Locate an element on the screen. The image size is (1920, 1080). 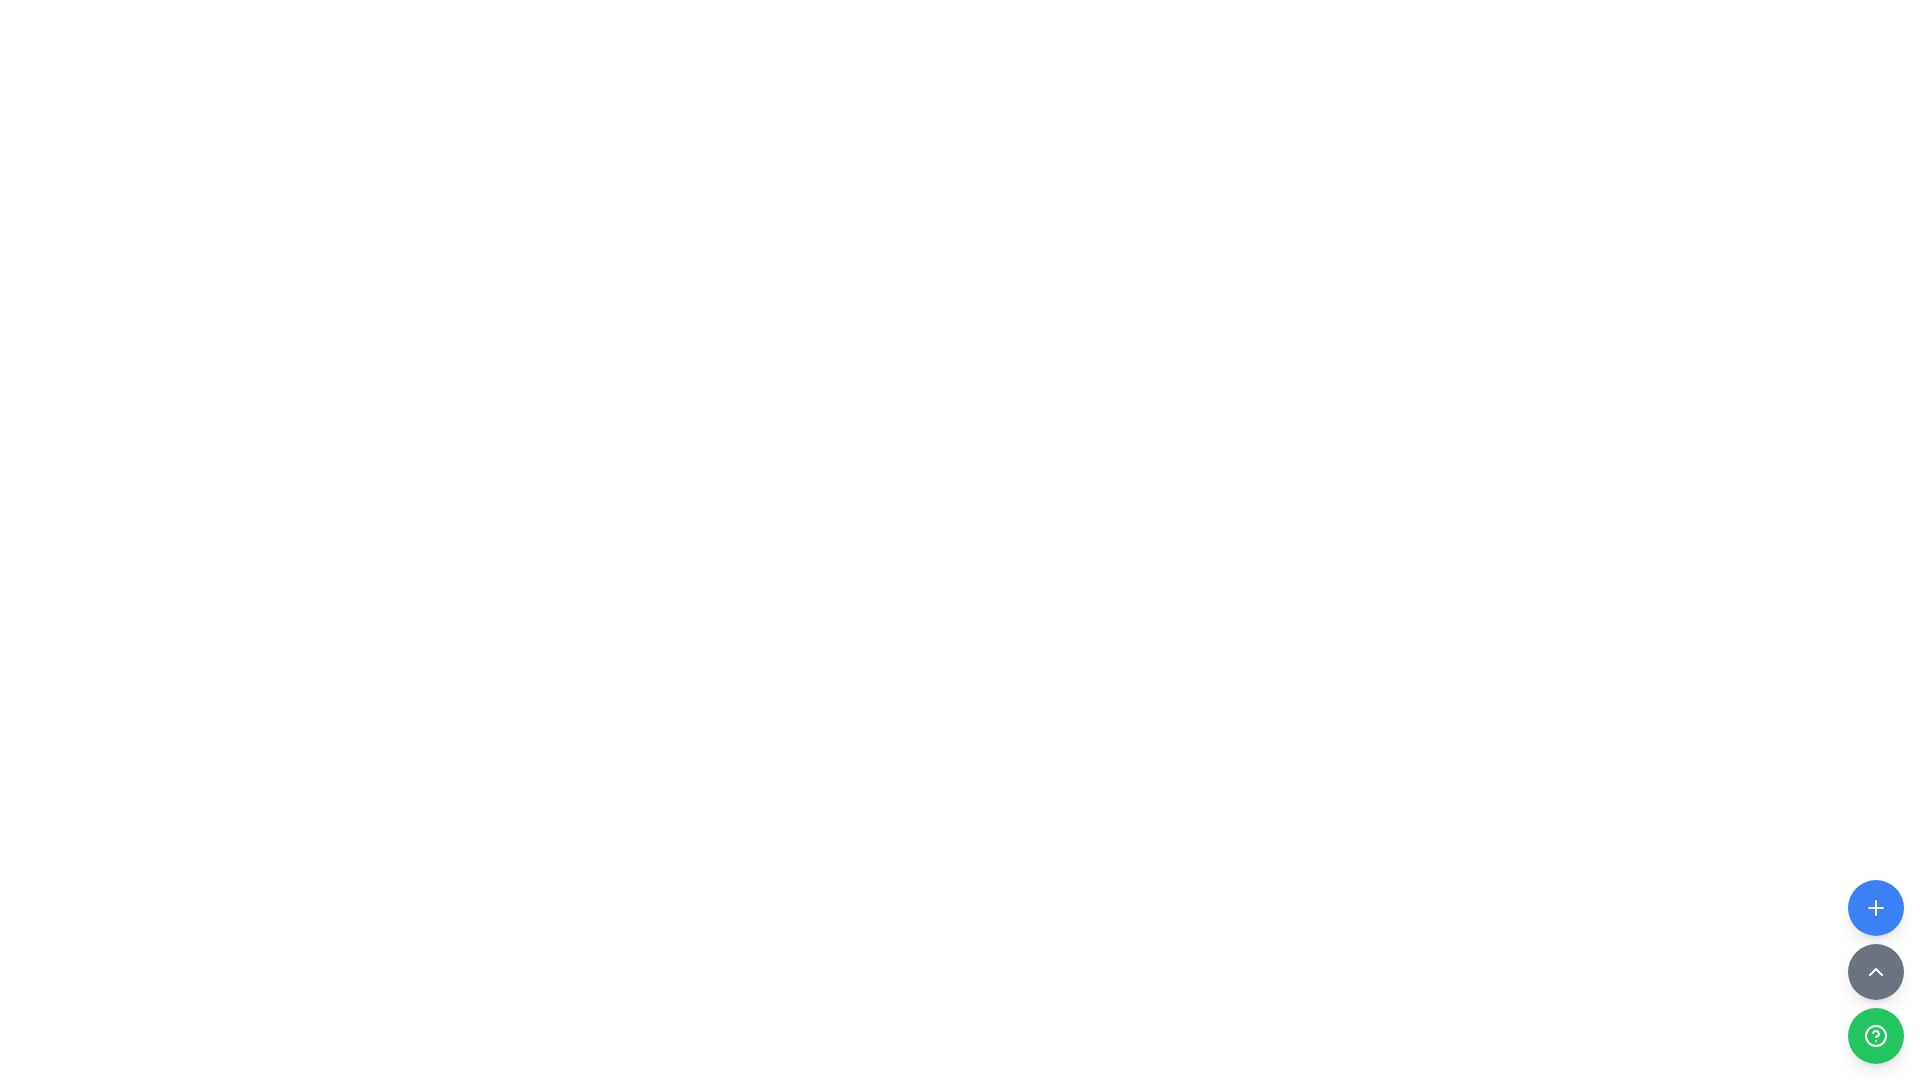
the action trigger button located in the bottom-right corner of the interface to observe the hover effect is located at coordinates (1875, 907).